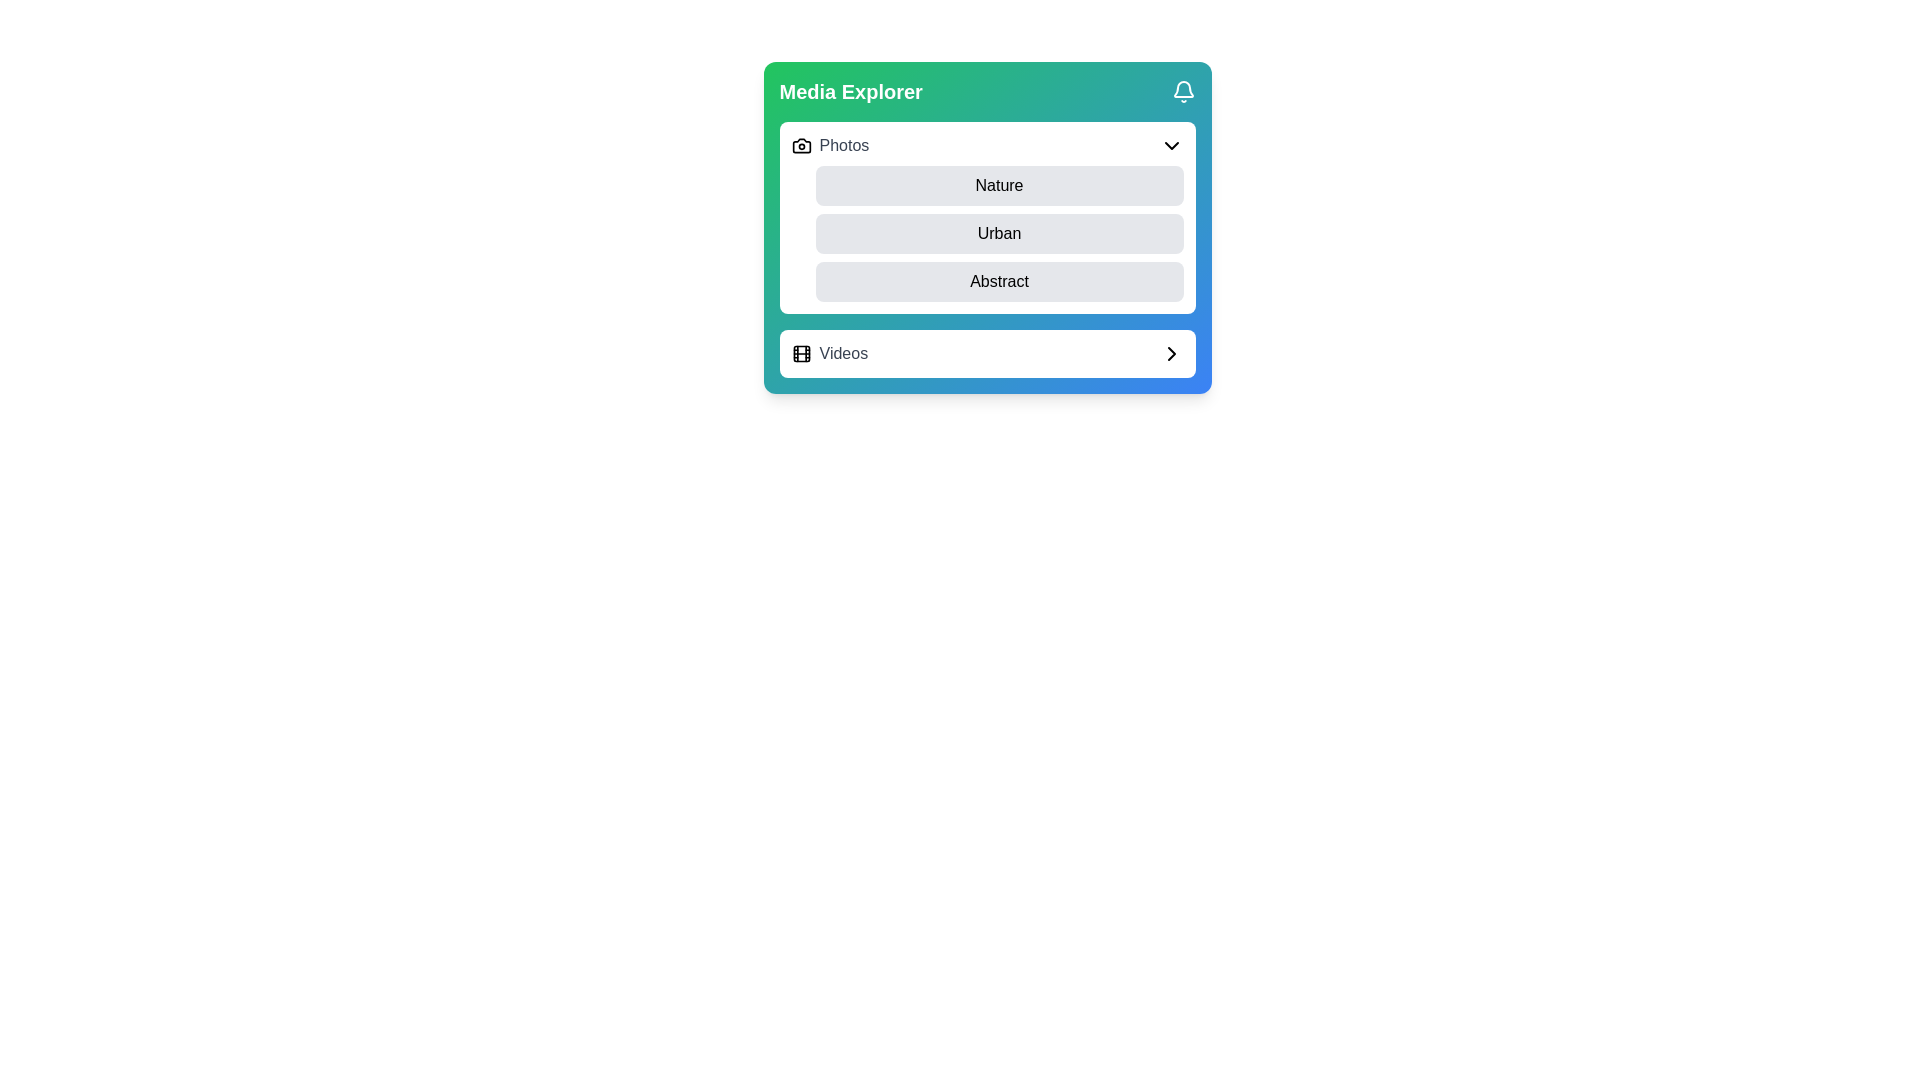  I want to click on the SVG rectangle element located in the 'Videos' section of the lower menu, which is part of the film strip icon, so click(801, 353).